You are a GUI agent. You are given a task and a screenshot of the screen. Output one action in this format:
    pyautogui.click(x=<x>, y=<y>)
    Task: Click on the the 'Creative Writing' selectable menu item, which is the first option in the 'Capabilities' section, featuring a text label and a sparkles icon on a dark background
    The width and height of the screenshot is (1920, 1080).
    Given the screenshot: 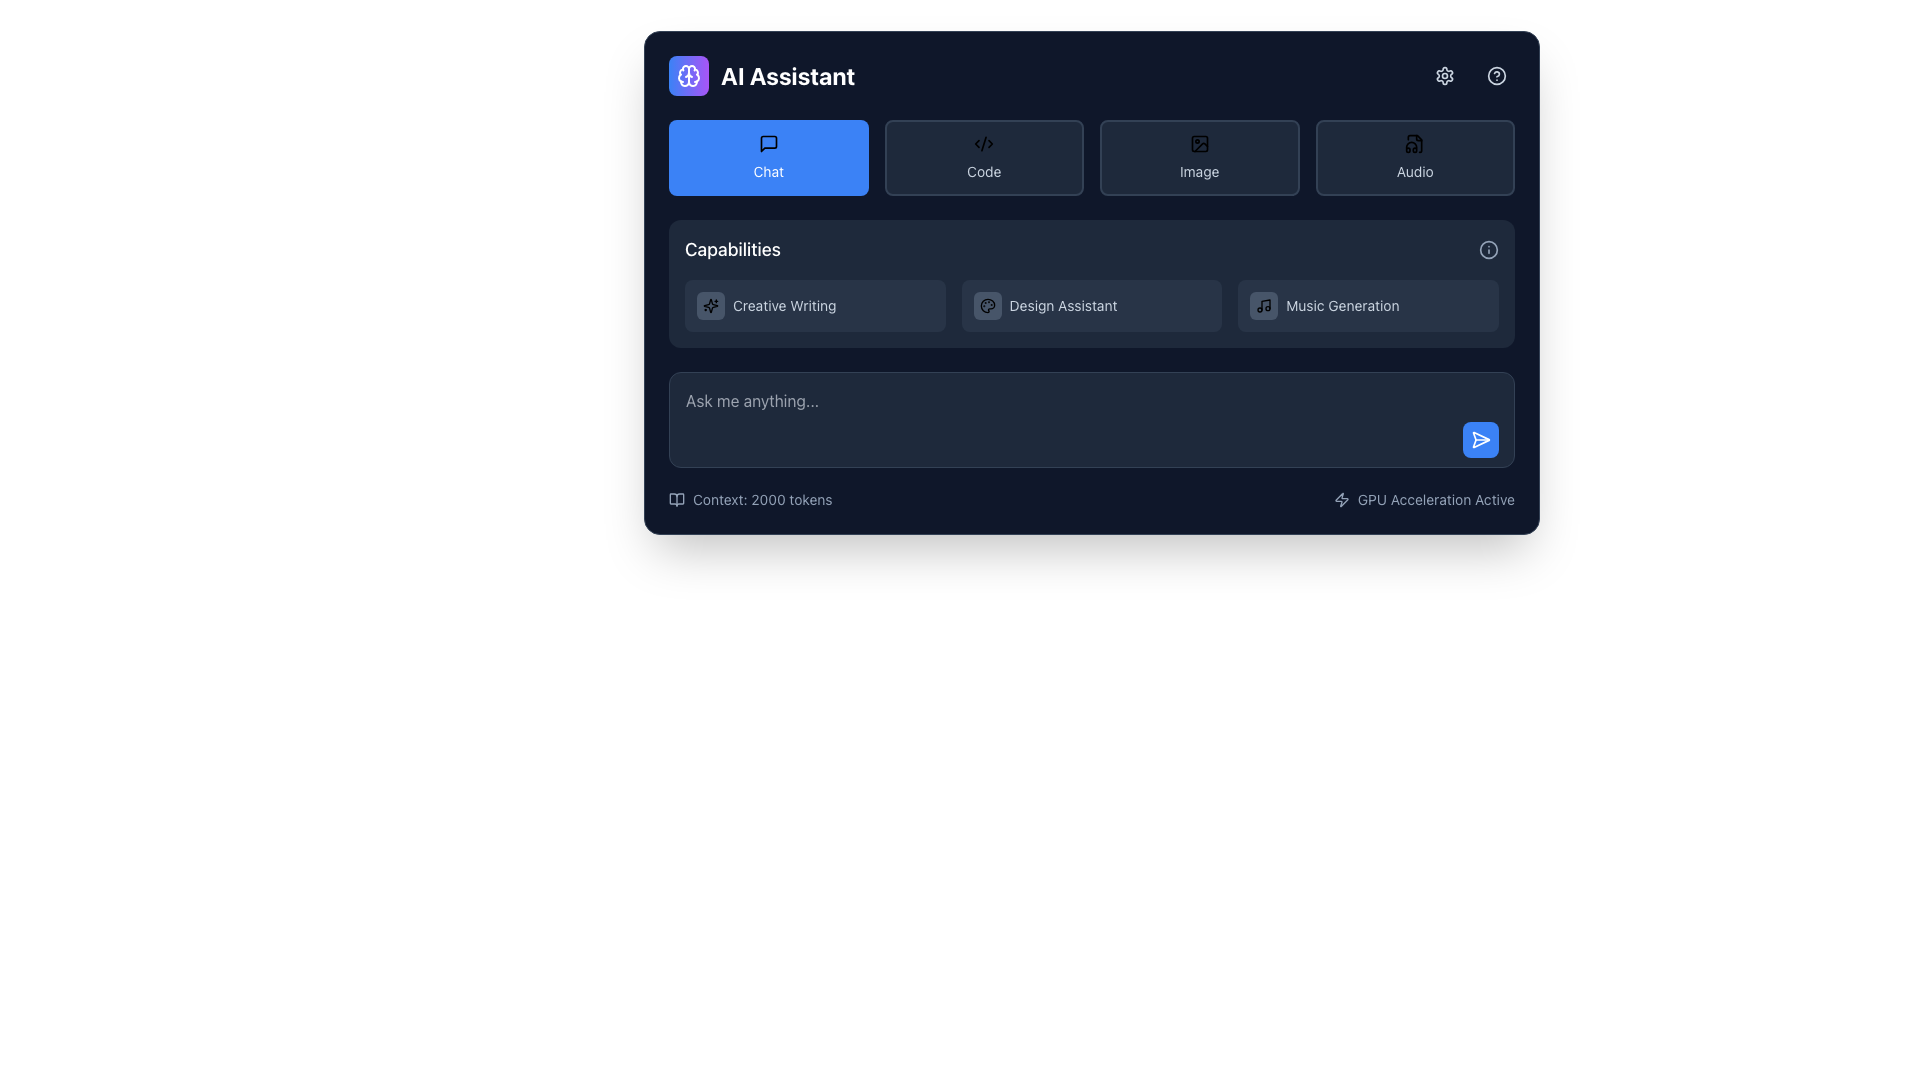 What is the action you would take?
    pyautogui.click(x=815, y=305)
    